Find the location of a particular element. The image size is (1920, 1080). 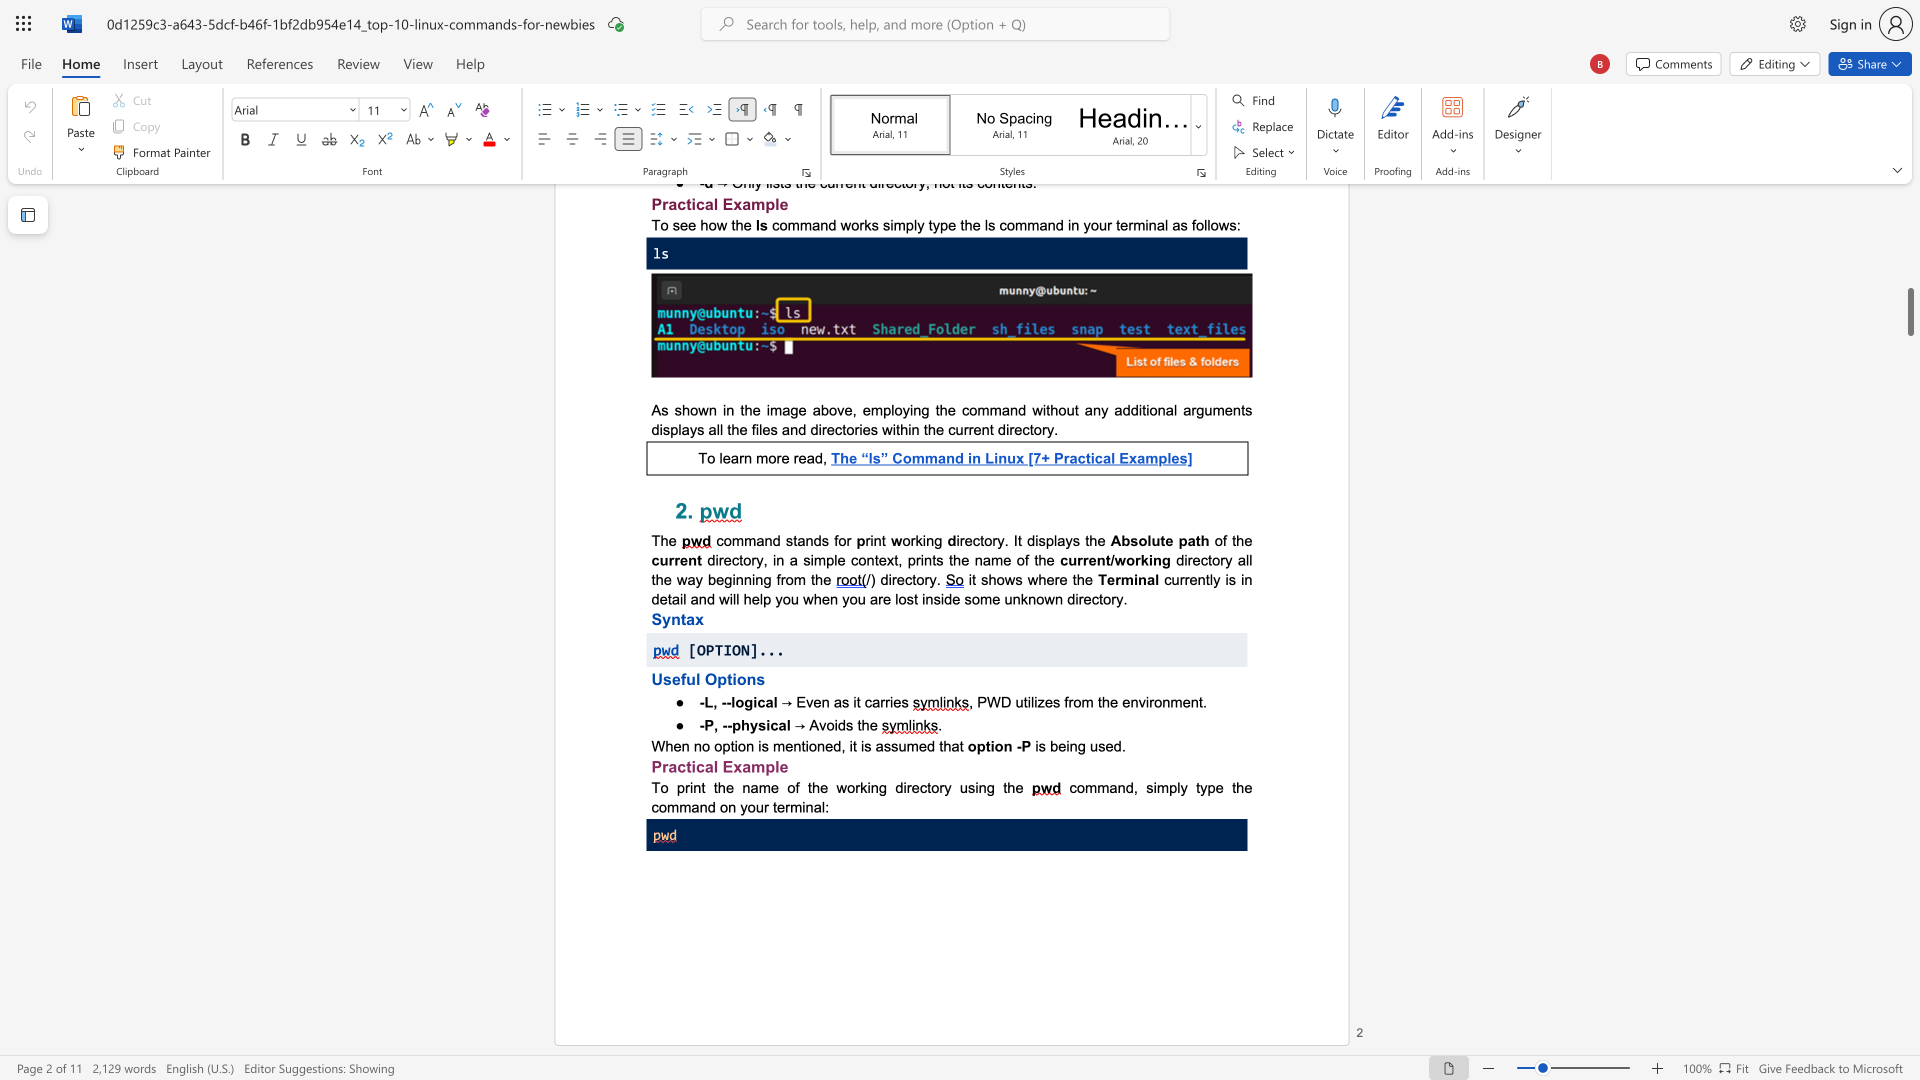

the subset text "sica" within the text "-P, --physical" is located at coordinates (757, 725).